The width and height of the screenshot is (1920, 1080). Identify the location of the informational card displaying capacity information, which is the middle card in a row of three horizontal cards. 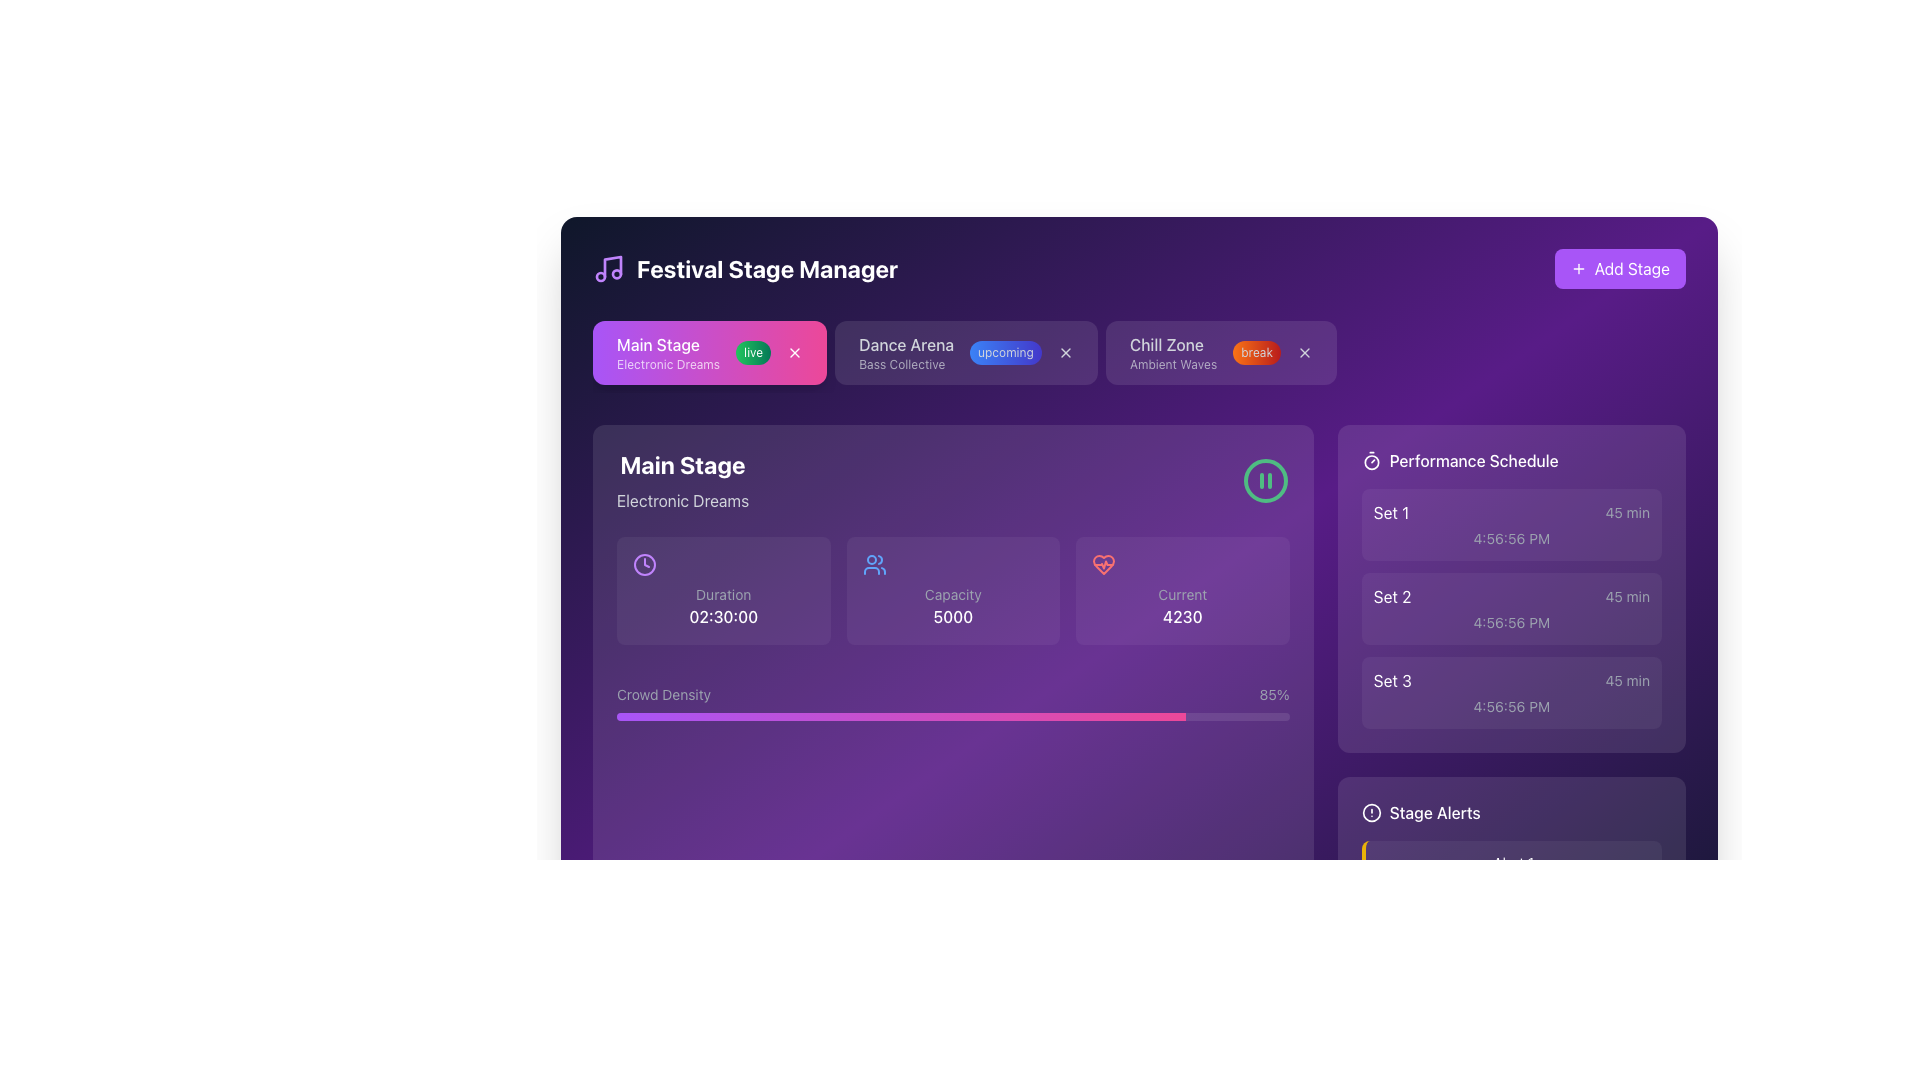
(952, 589).